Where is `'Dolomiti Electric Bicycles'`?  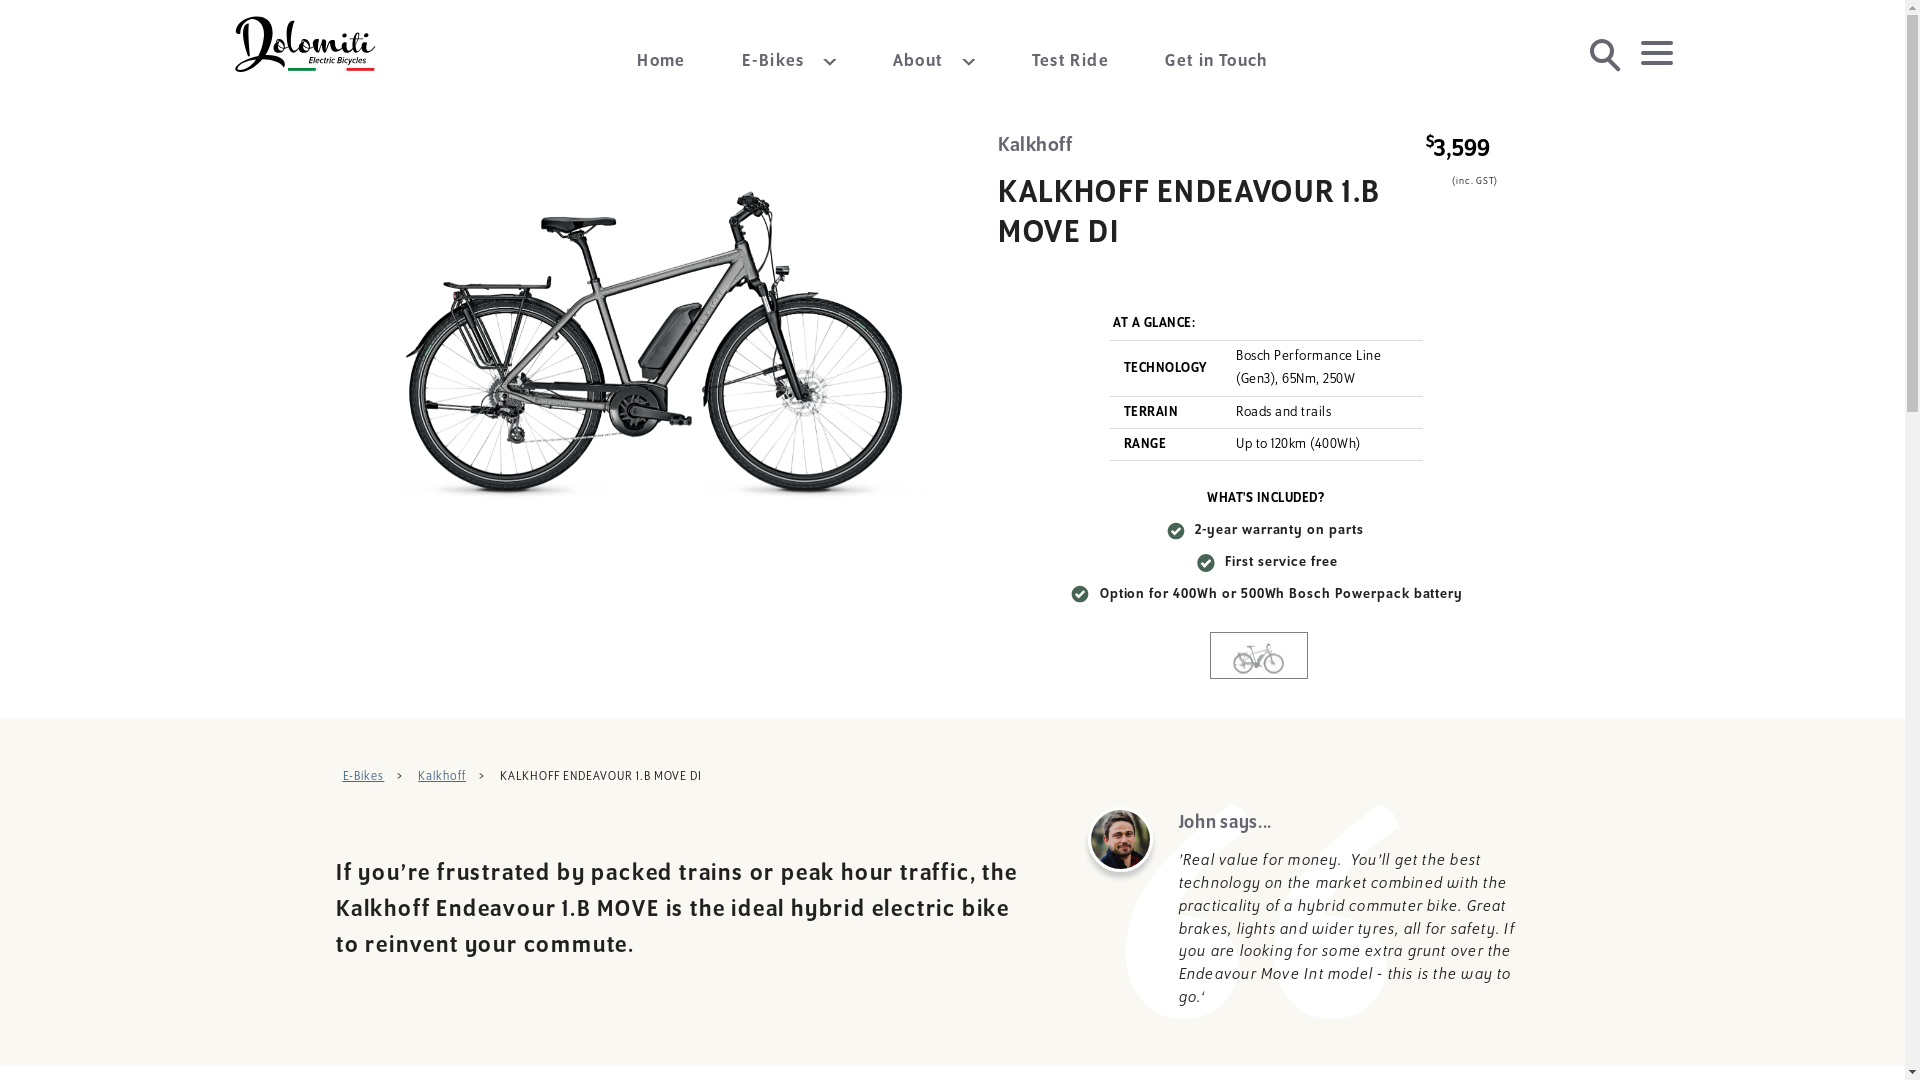
'Dolomiti Electric Bicycles' is located at coordinates (306, 45).